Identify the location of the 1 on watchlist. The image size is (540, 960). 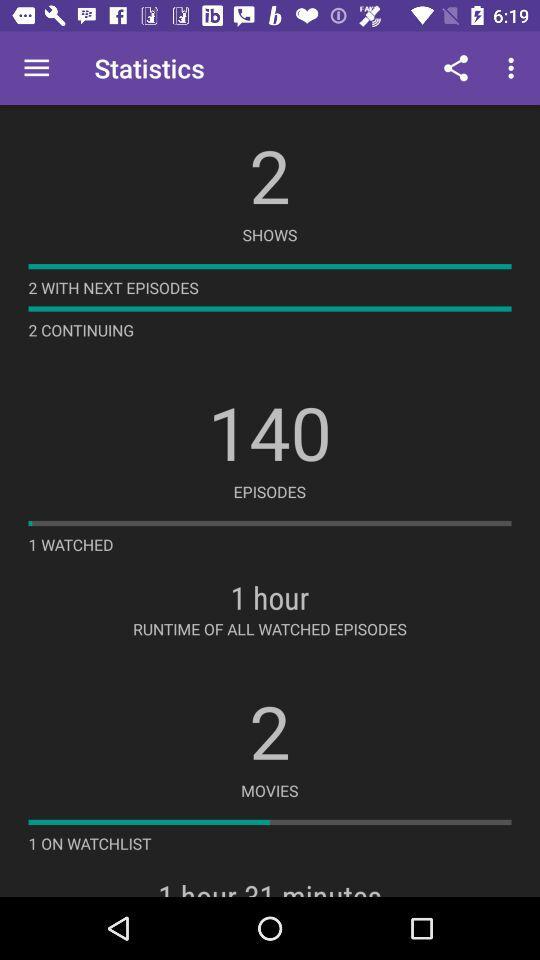
(89, 842).